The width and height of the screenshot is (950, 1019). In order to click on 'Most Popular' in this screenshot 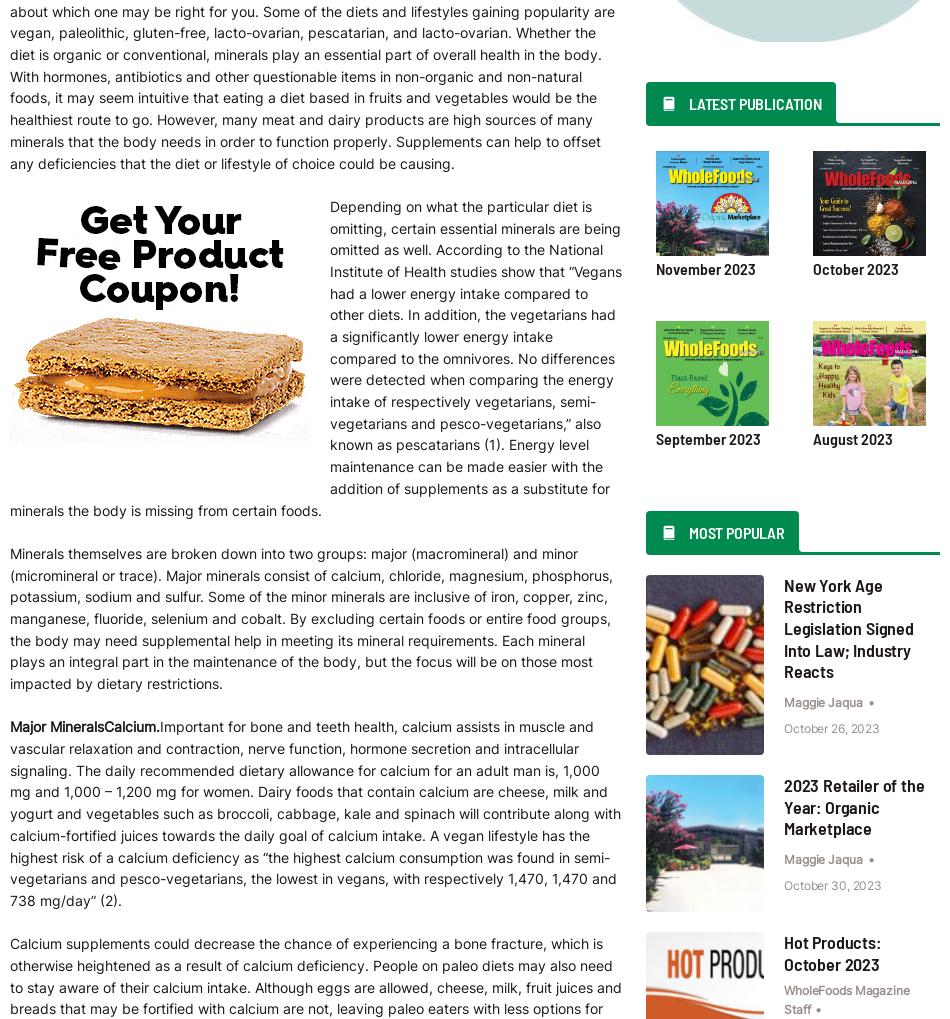, I will do `click(734, 531)`.